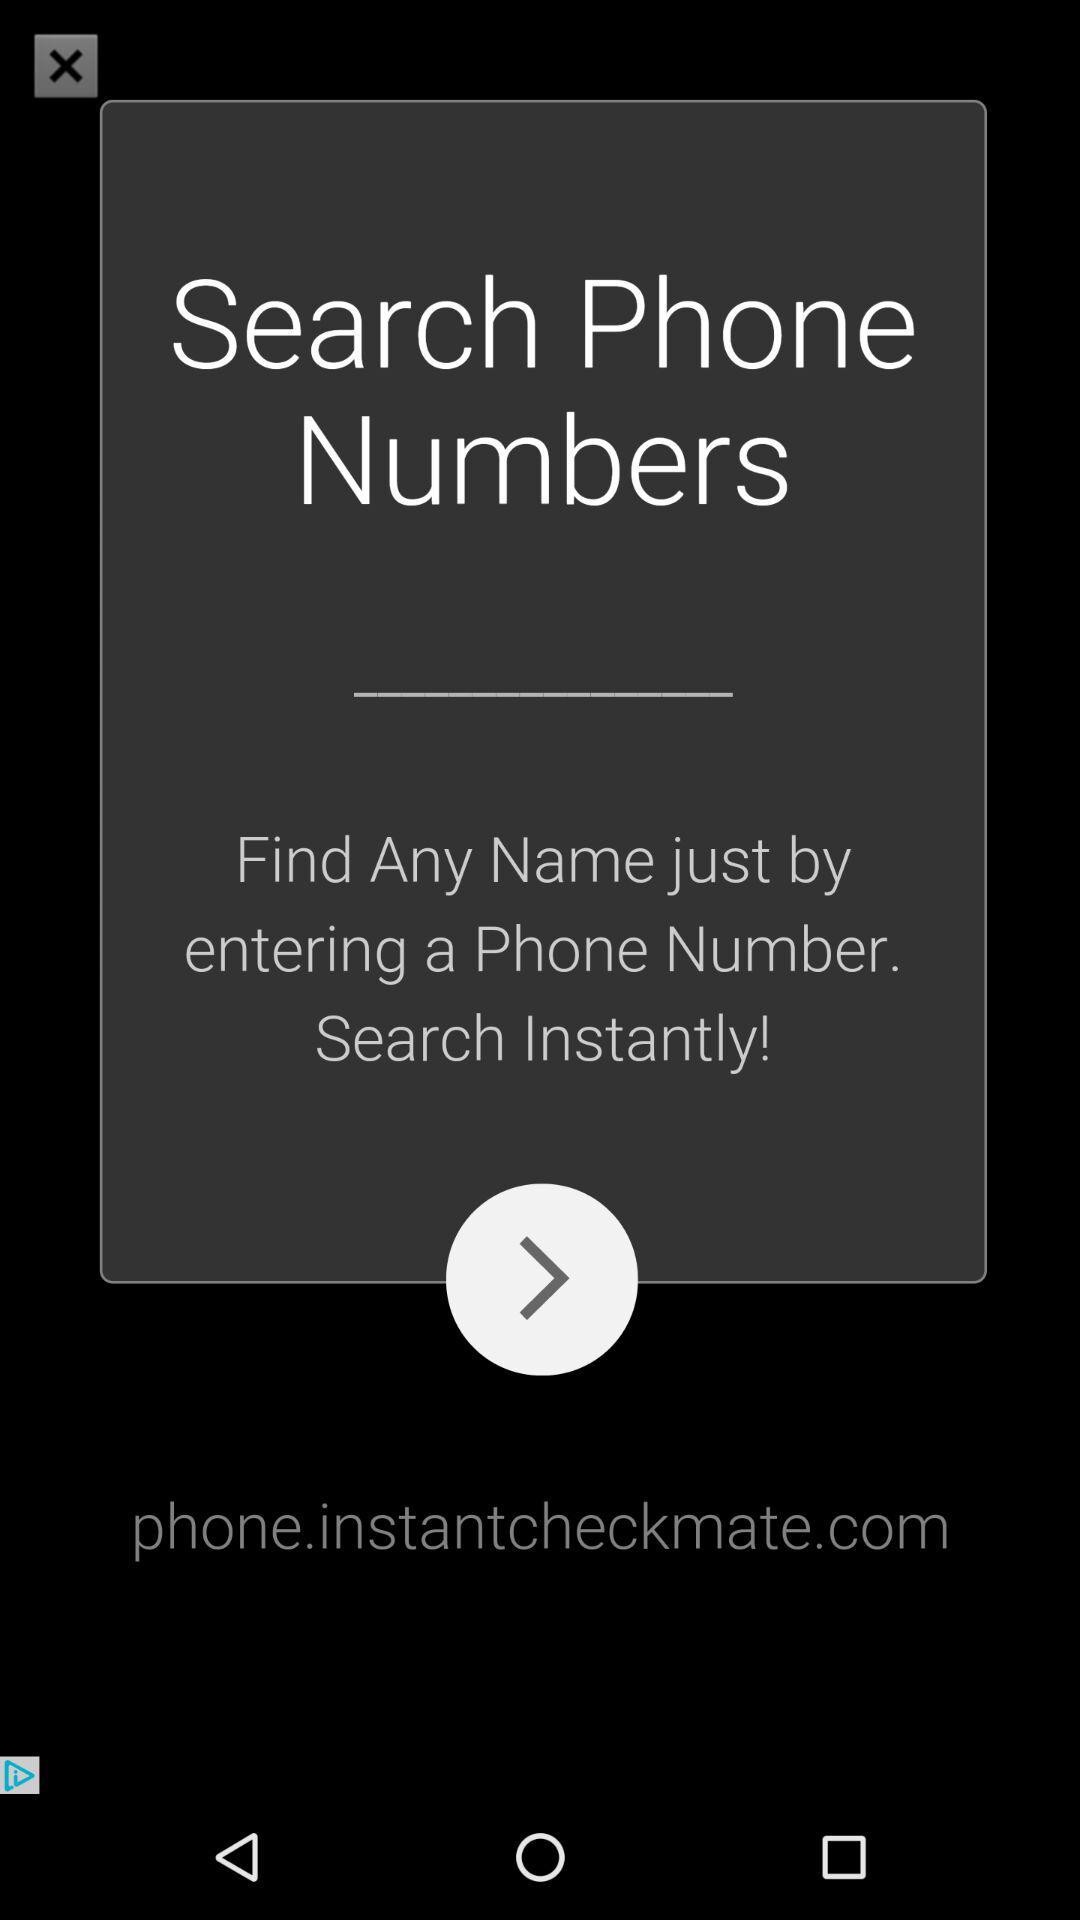 Image resolution: width=1080 pixels, height=1920 pixels. What do you see at coordinates (64, 70) in the screenshot?
I see `the close icon` at bounding box center [64, 70].